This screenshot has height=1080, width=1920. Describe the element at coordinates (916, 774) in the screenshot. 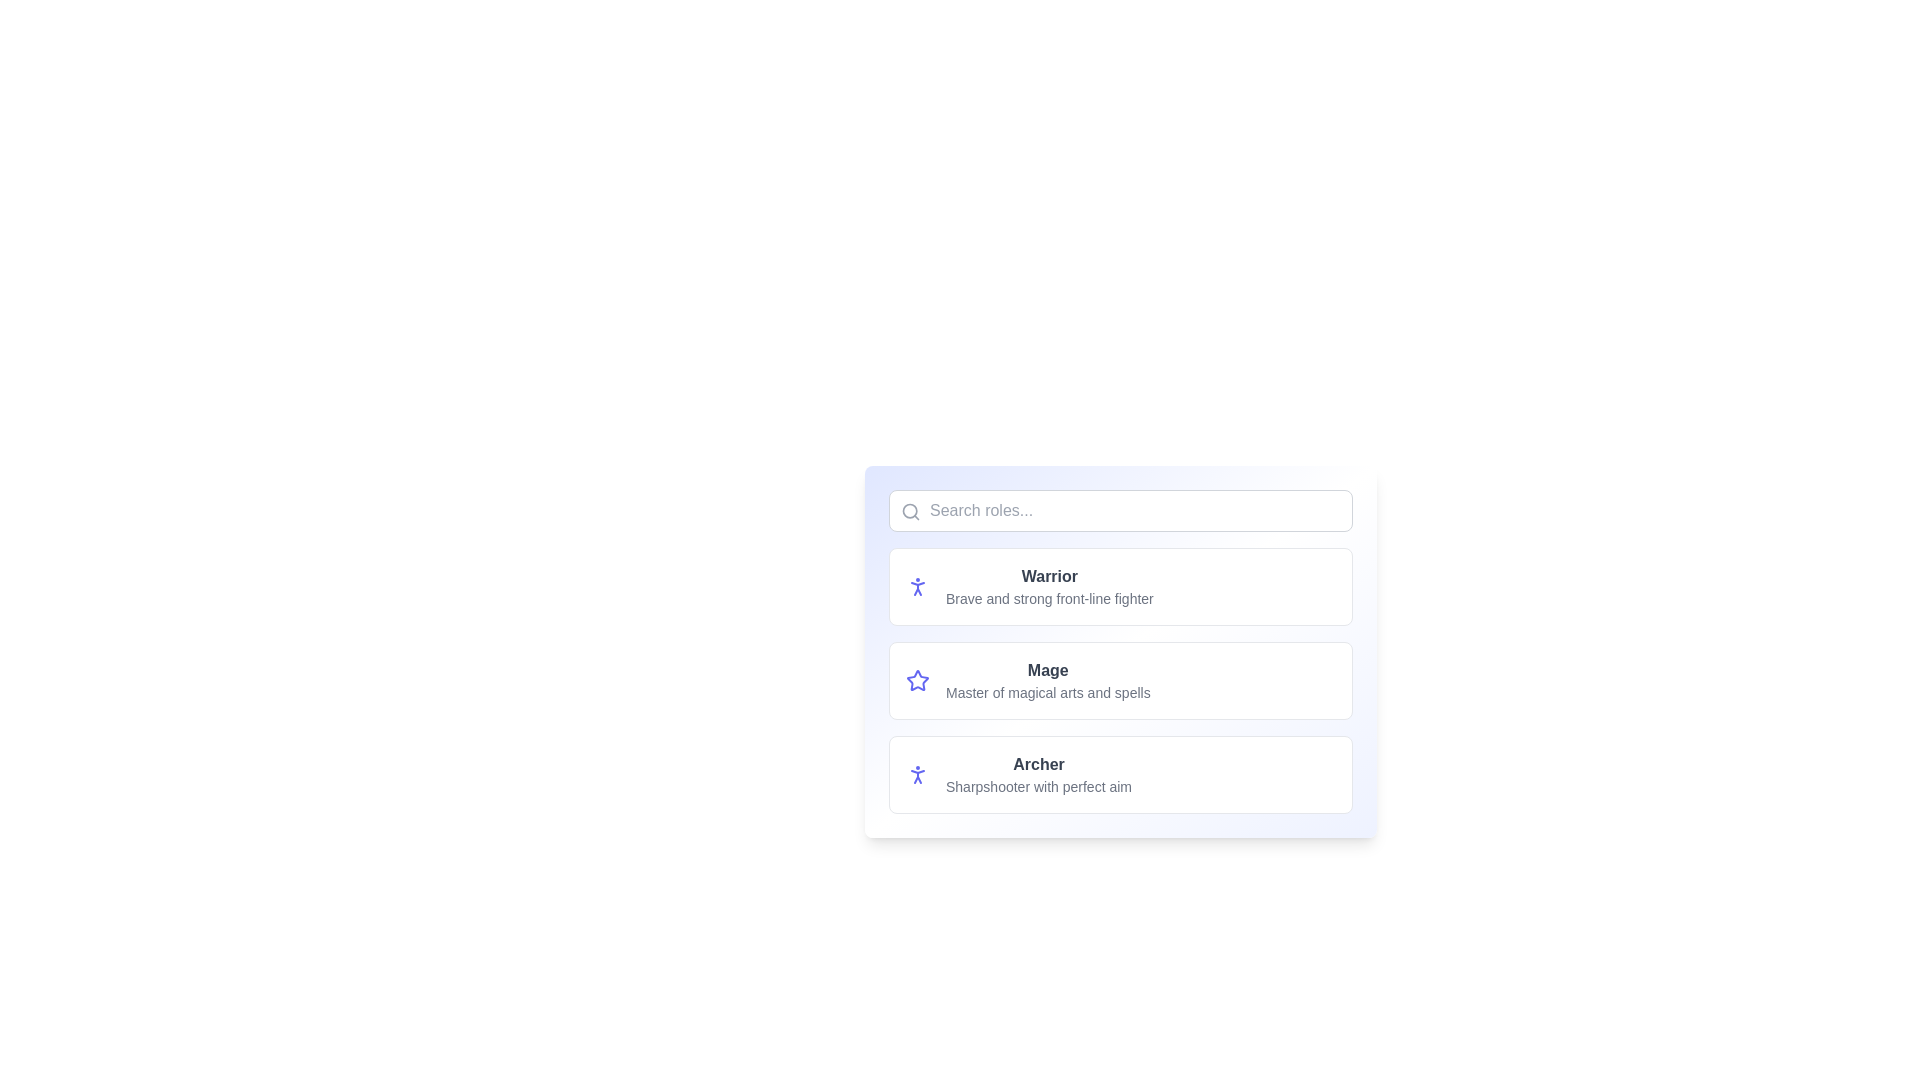

I see `the 'Archer' role icon, which is visually represented in the list of options near the left side, below the 'Mage' option` at that location.